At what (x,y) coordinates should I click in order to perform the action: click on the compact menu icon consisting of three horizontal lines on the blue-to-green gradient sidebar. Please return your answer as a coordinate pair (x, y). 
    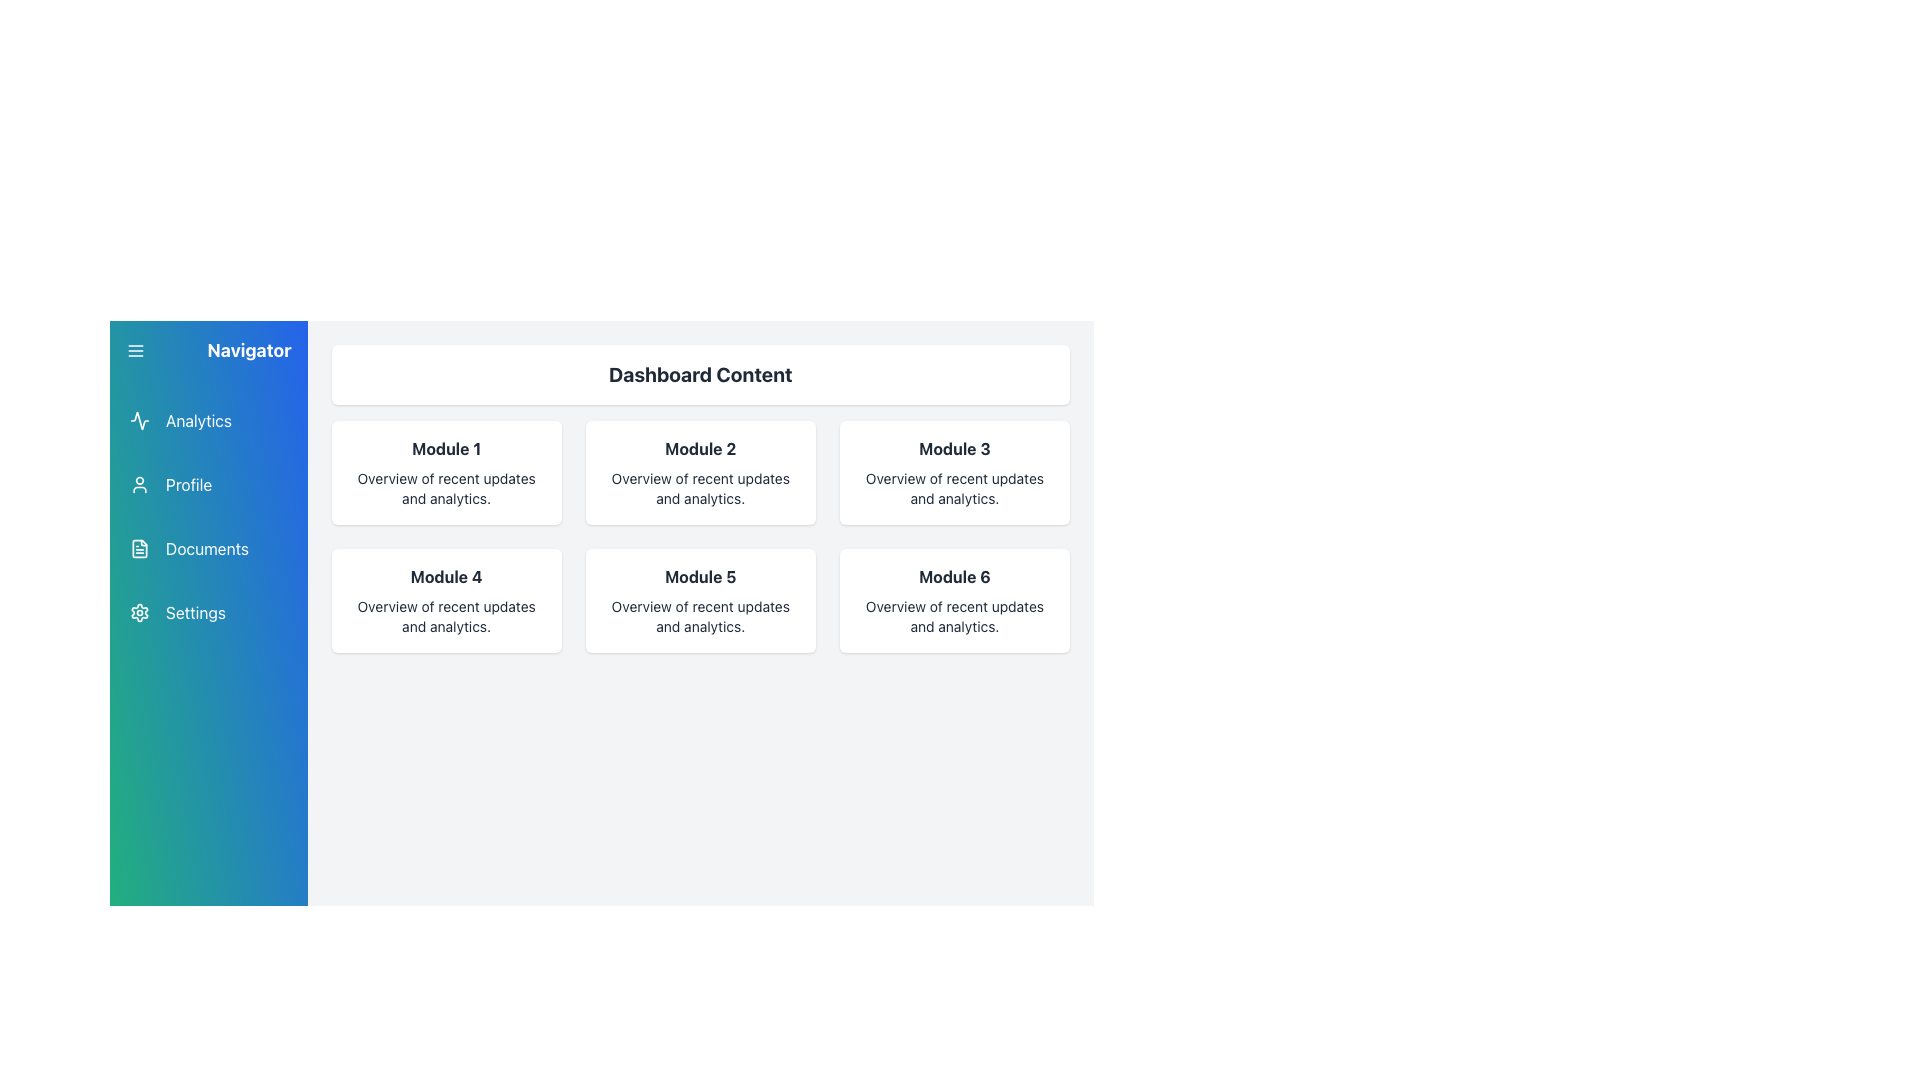
    Looking at the image, I should click on (134, 350).